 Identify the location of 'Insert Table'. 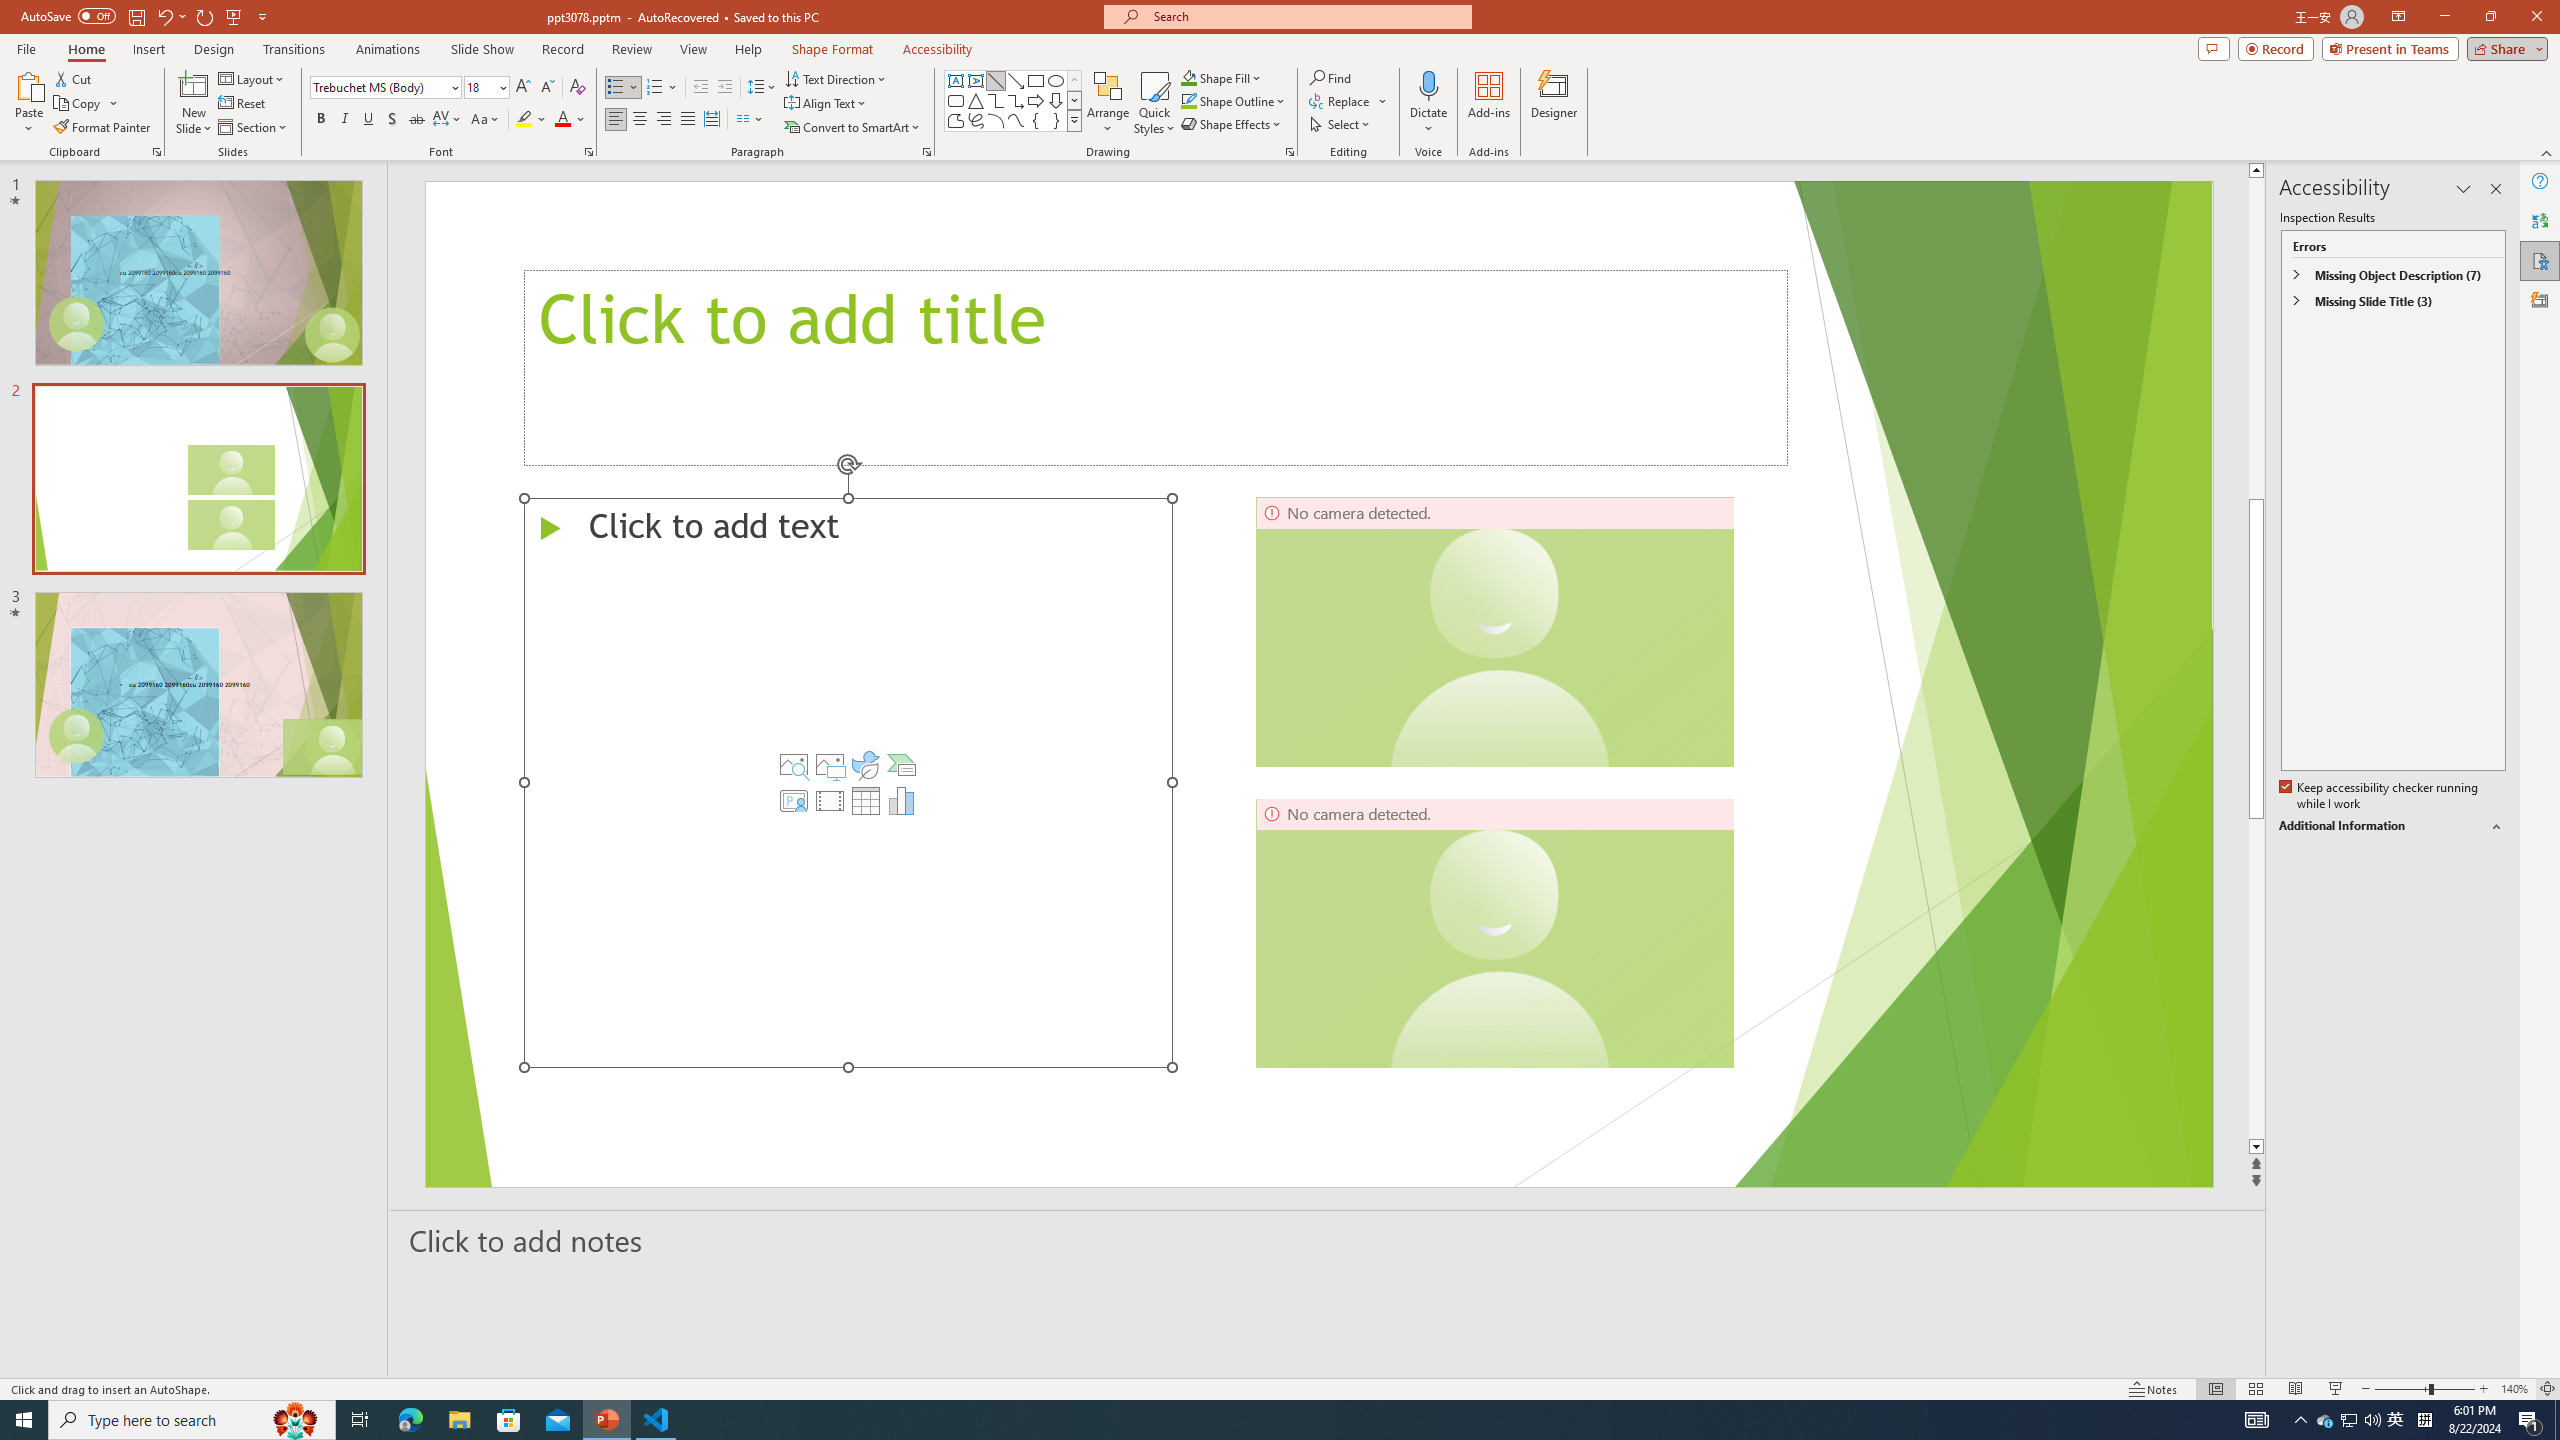
(865, 800).